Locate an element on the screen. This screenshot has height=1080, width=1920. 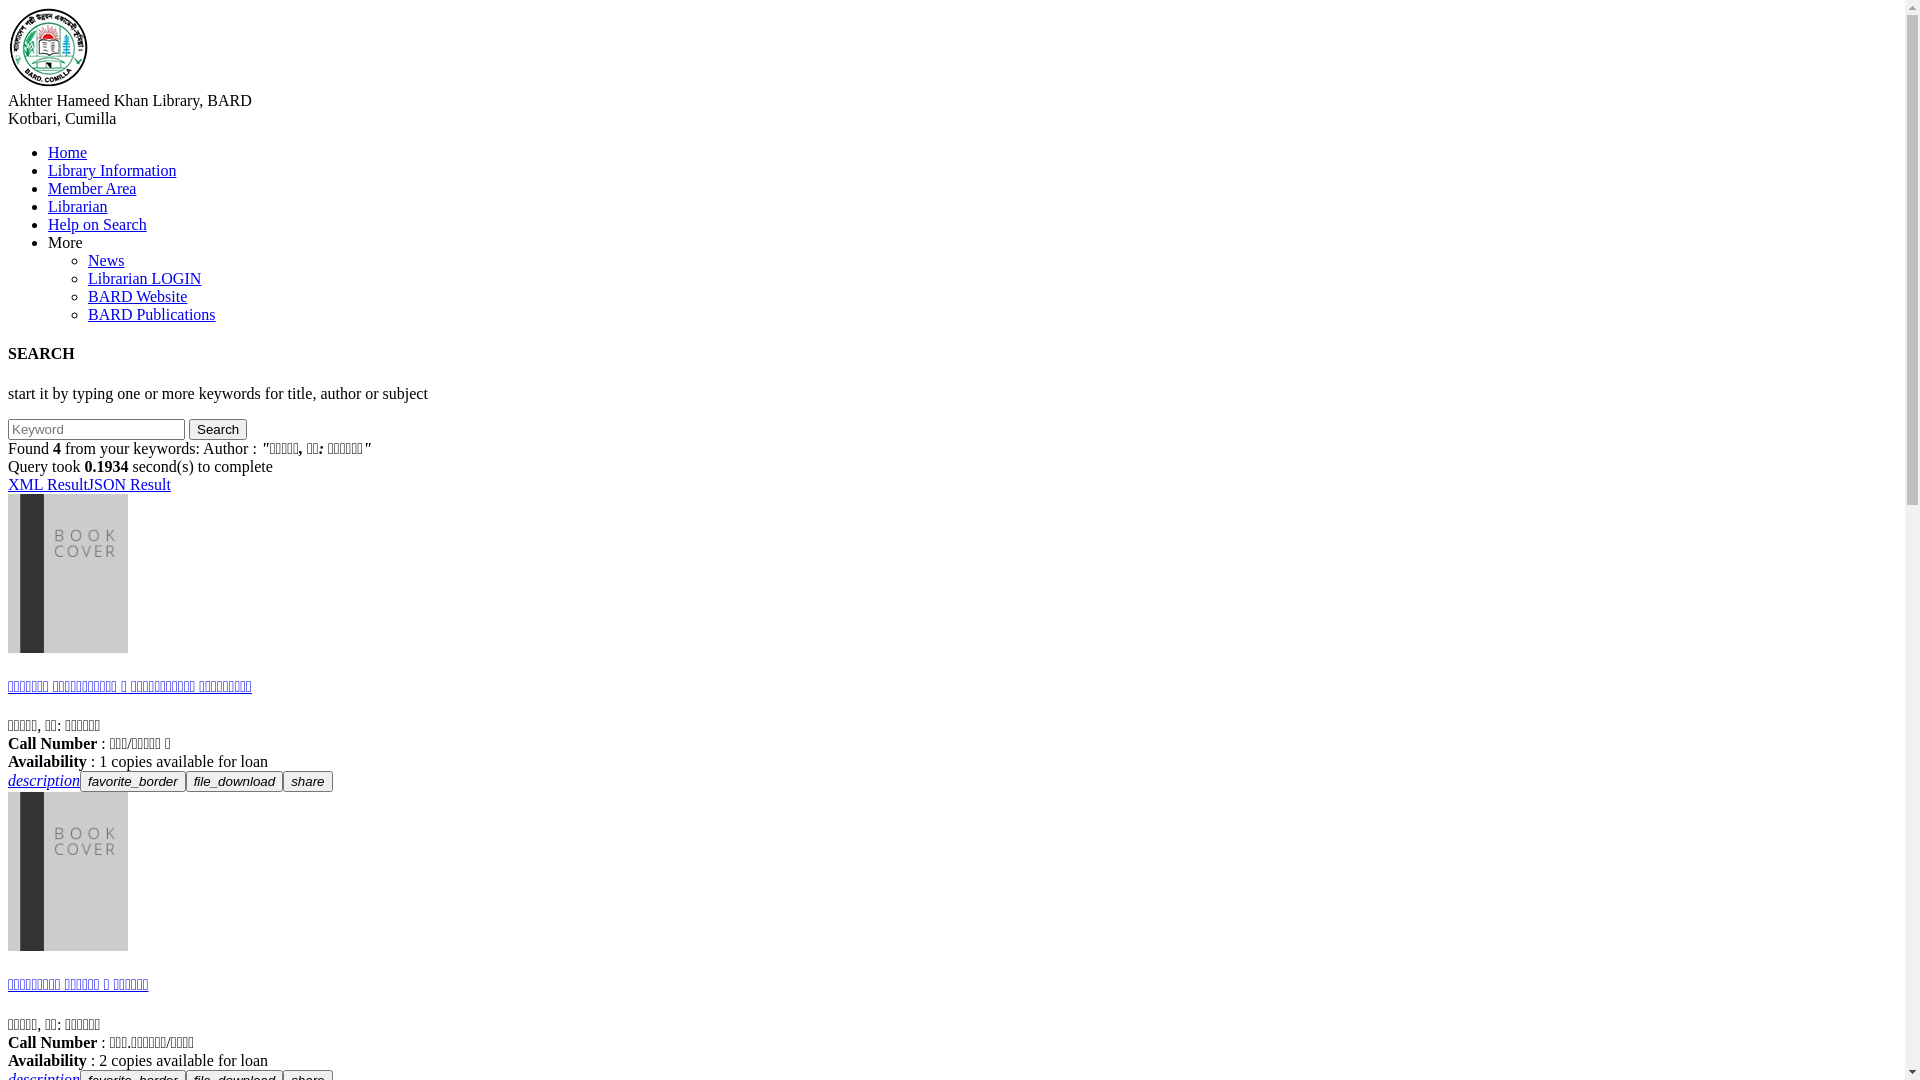
'Search' is located at coordinates (188, 428).